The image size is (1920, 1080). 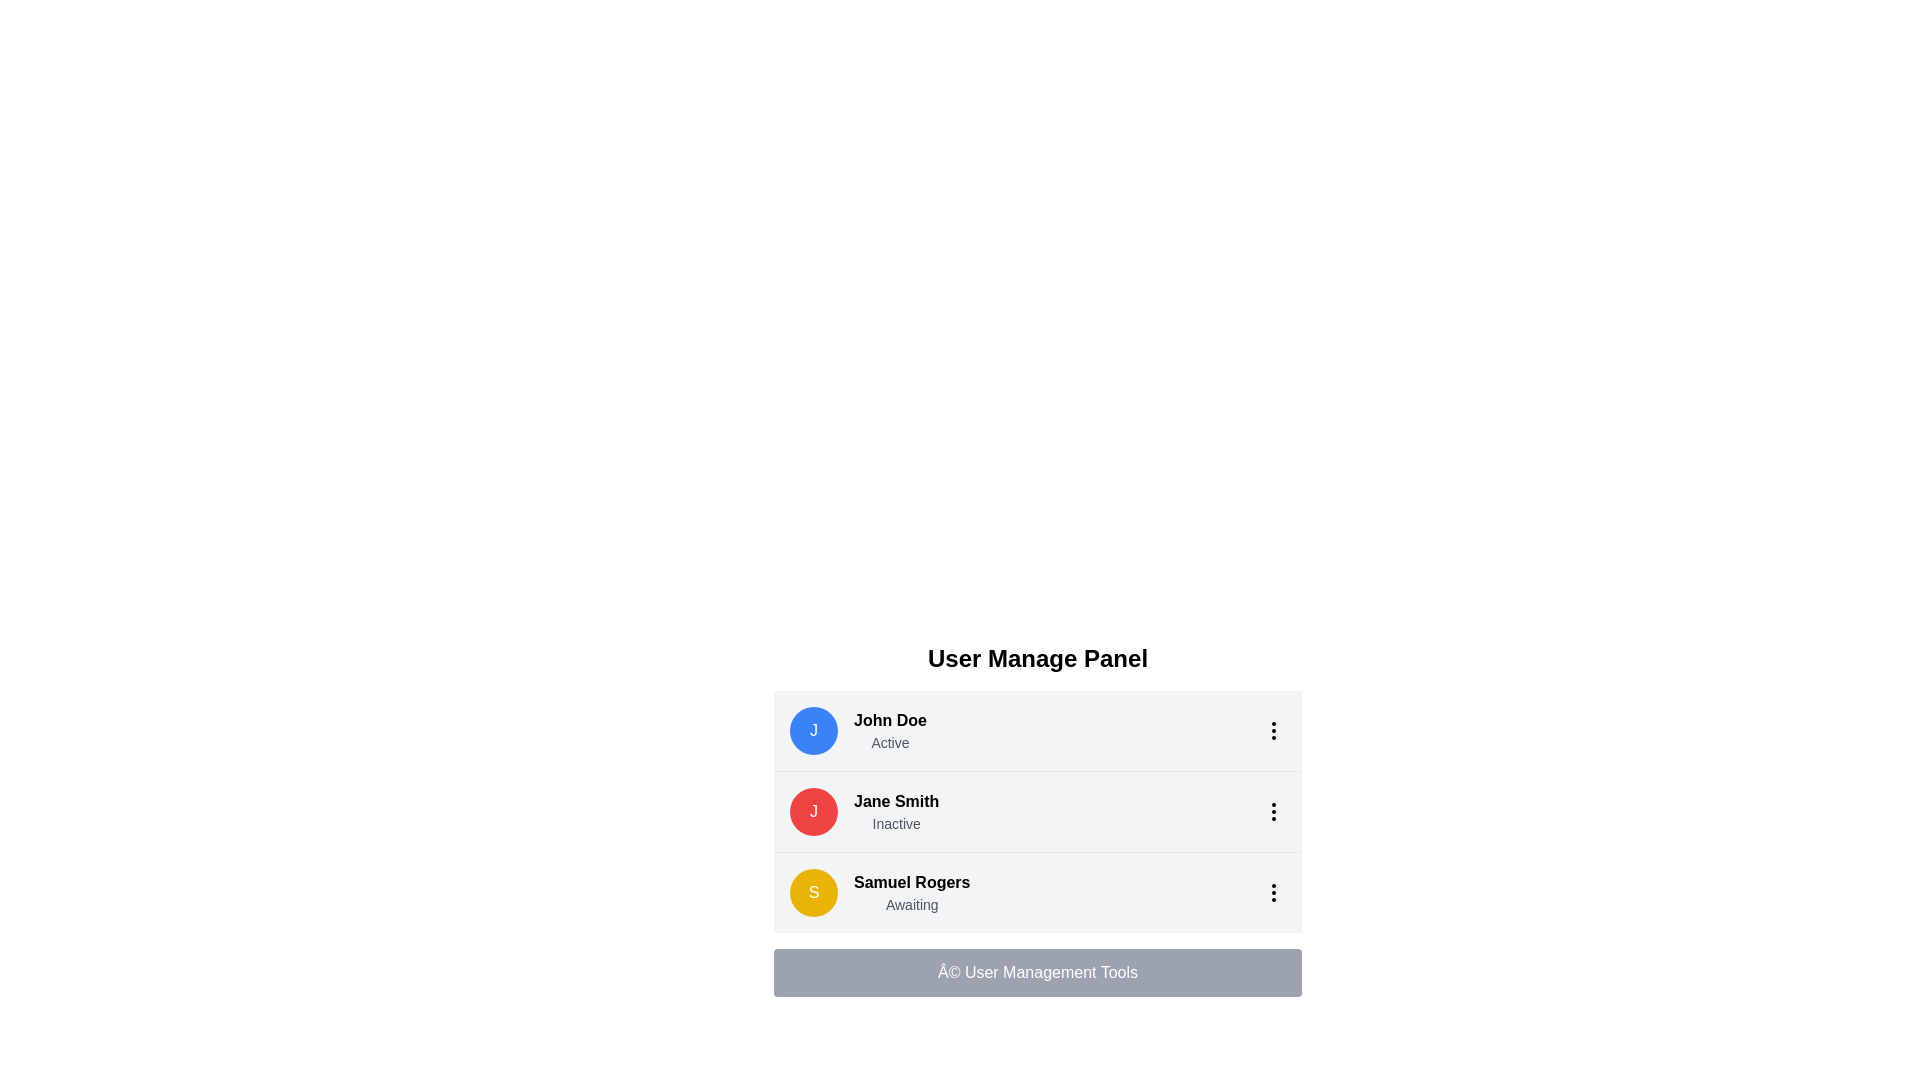 I want to click on the static text component displaying 'Â© User Management Tools' located at the bottom of the 'User Manage Panel' interface, so click(x=1037, y=971).